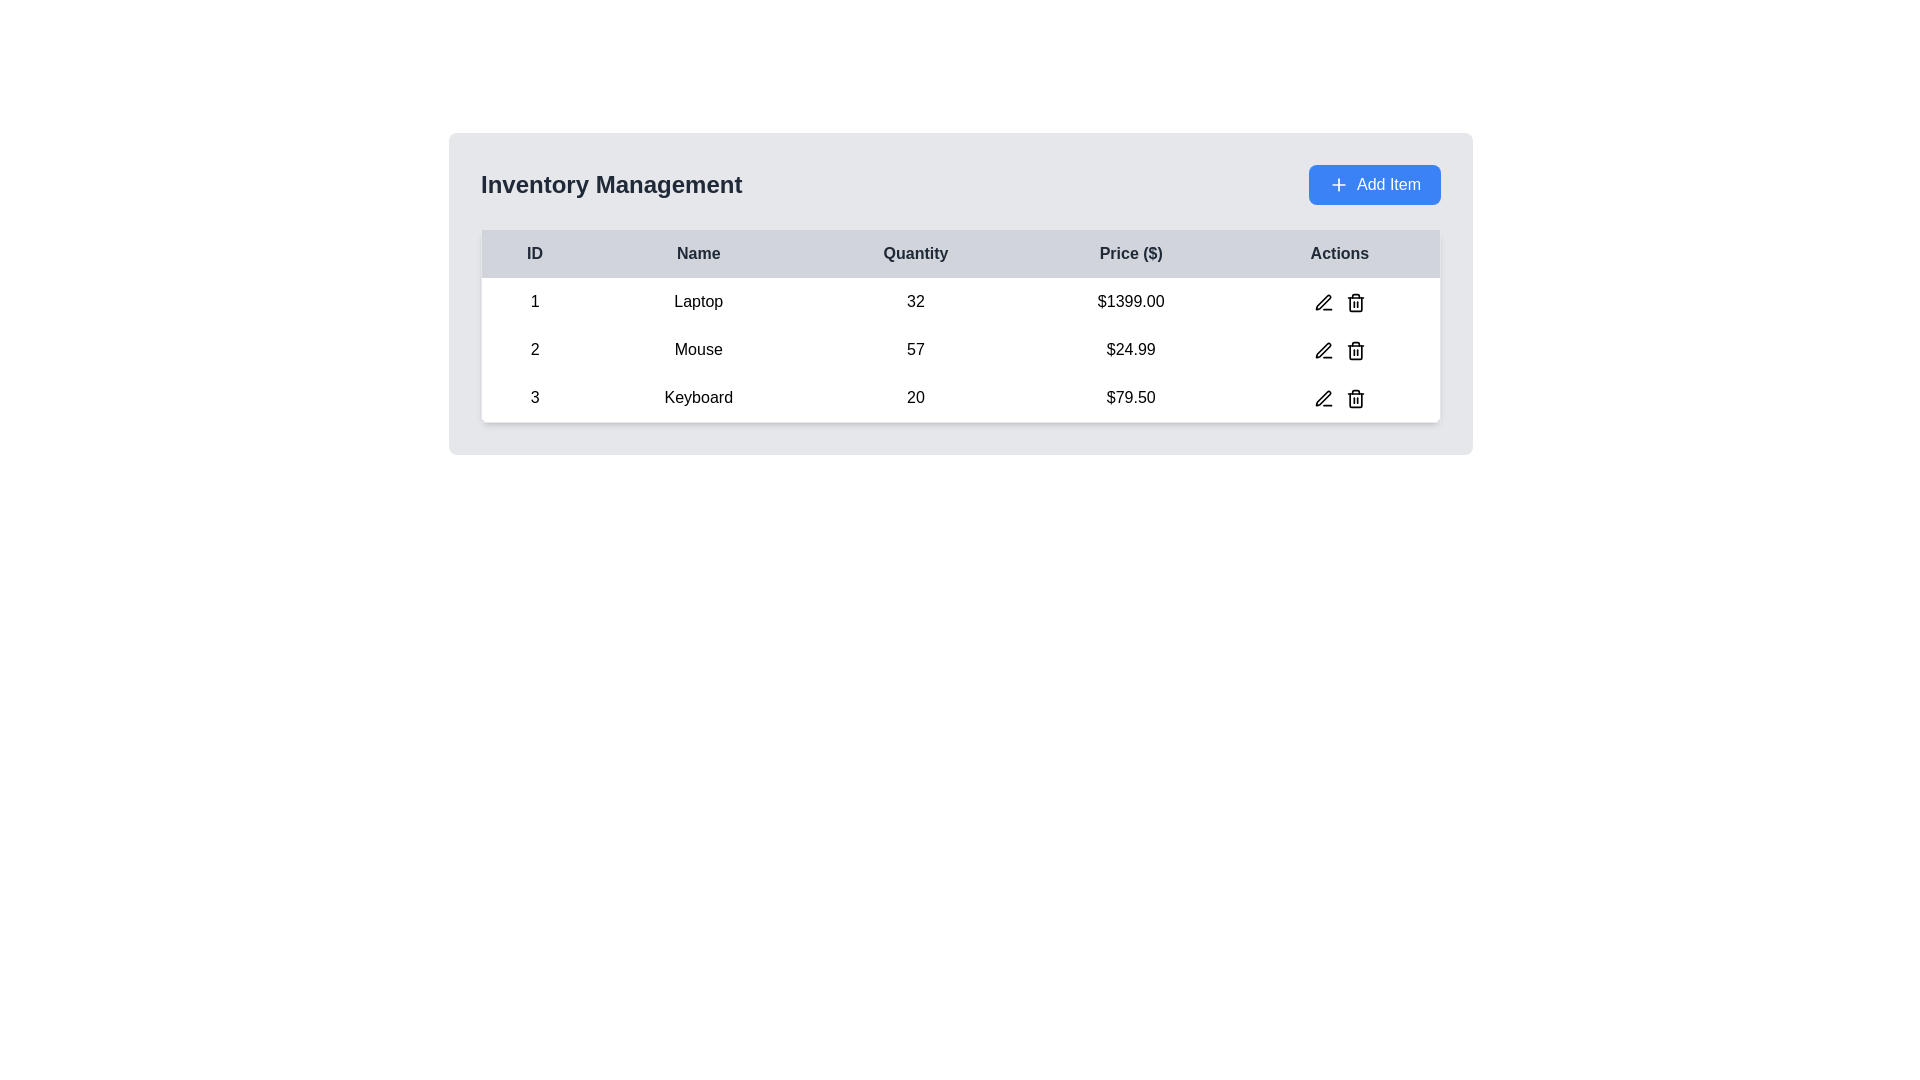  What do you see at coordinates (698, 301) in the screenshot?
I see `the Text label displaying 'Laptop' in plain black font, located in the 'Name' column of the third row in the Inventory Management table` at bounding box center [698, 301].